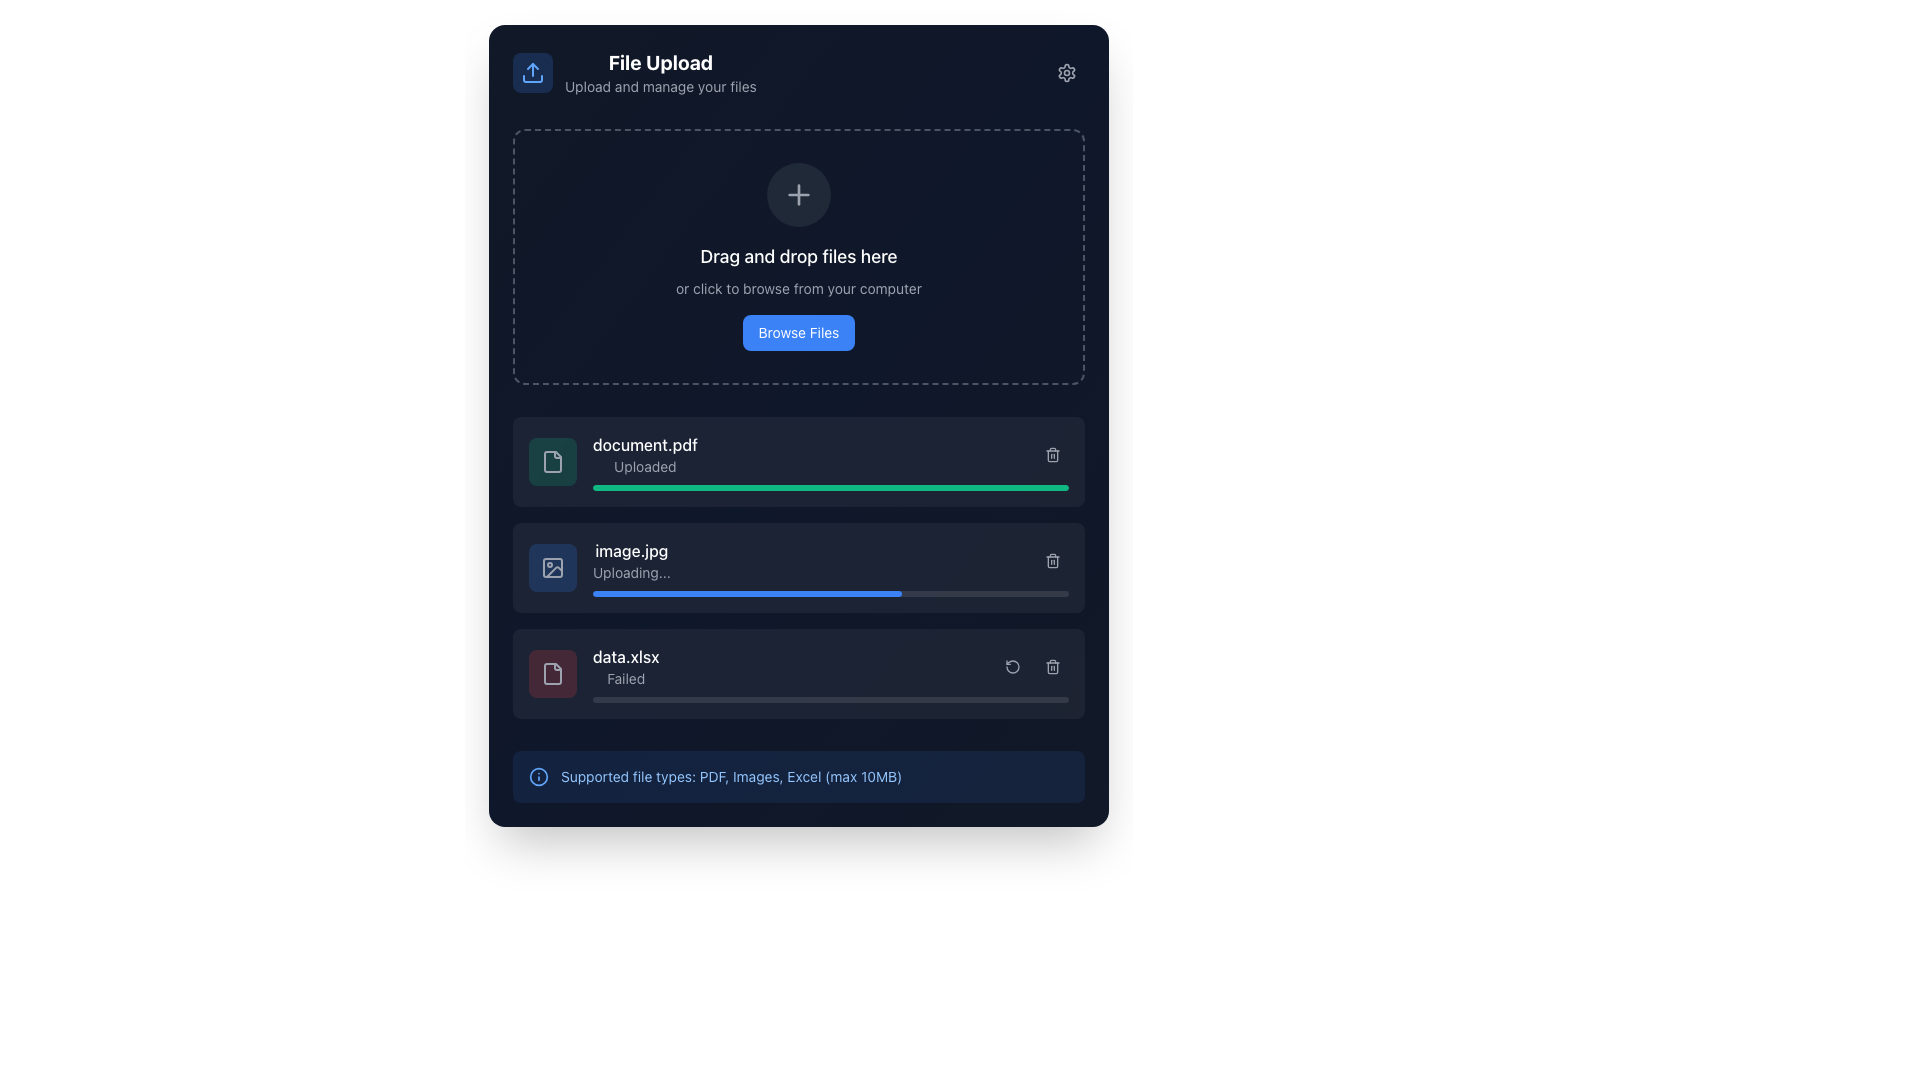 The width and height of the screenshot is (1920, 1080). What do you see at coordinates (787, 698) in the screenshot?
I see `the progress` at bounding box center [787, 698].